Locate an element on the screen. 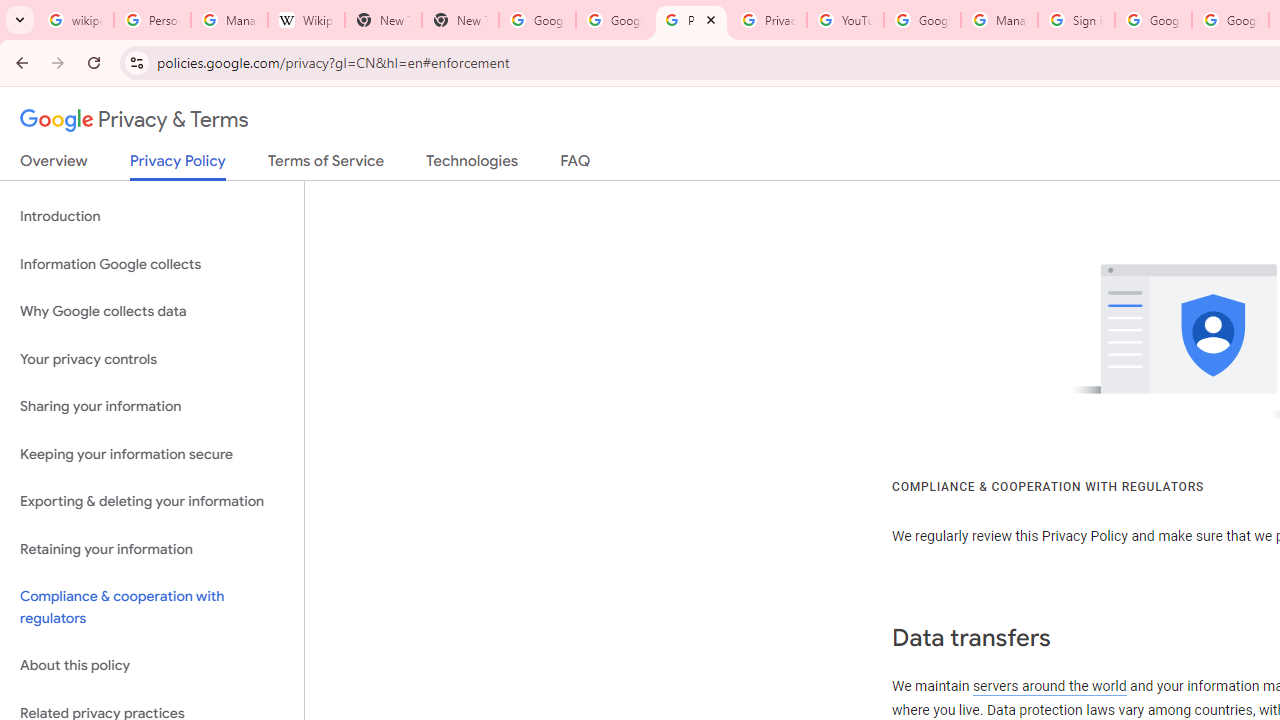  'Terms of Service' is located at coordinates (326, 164).